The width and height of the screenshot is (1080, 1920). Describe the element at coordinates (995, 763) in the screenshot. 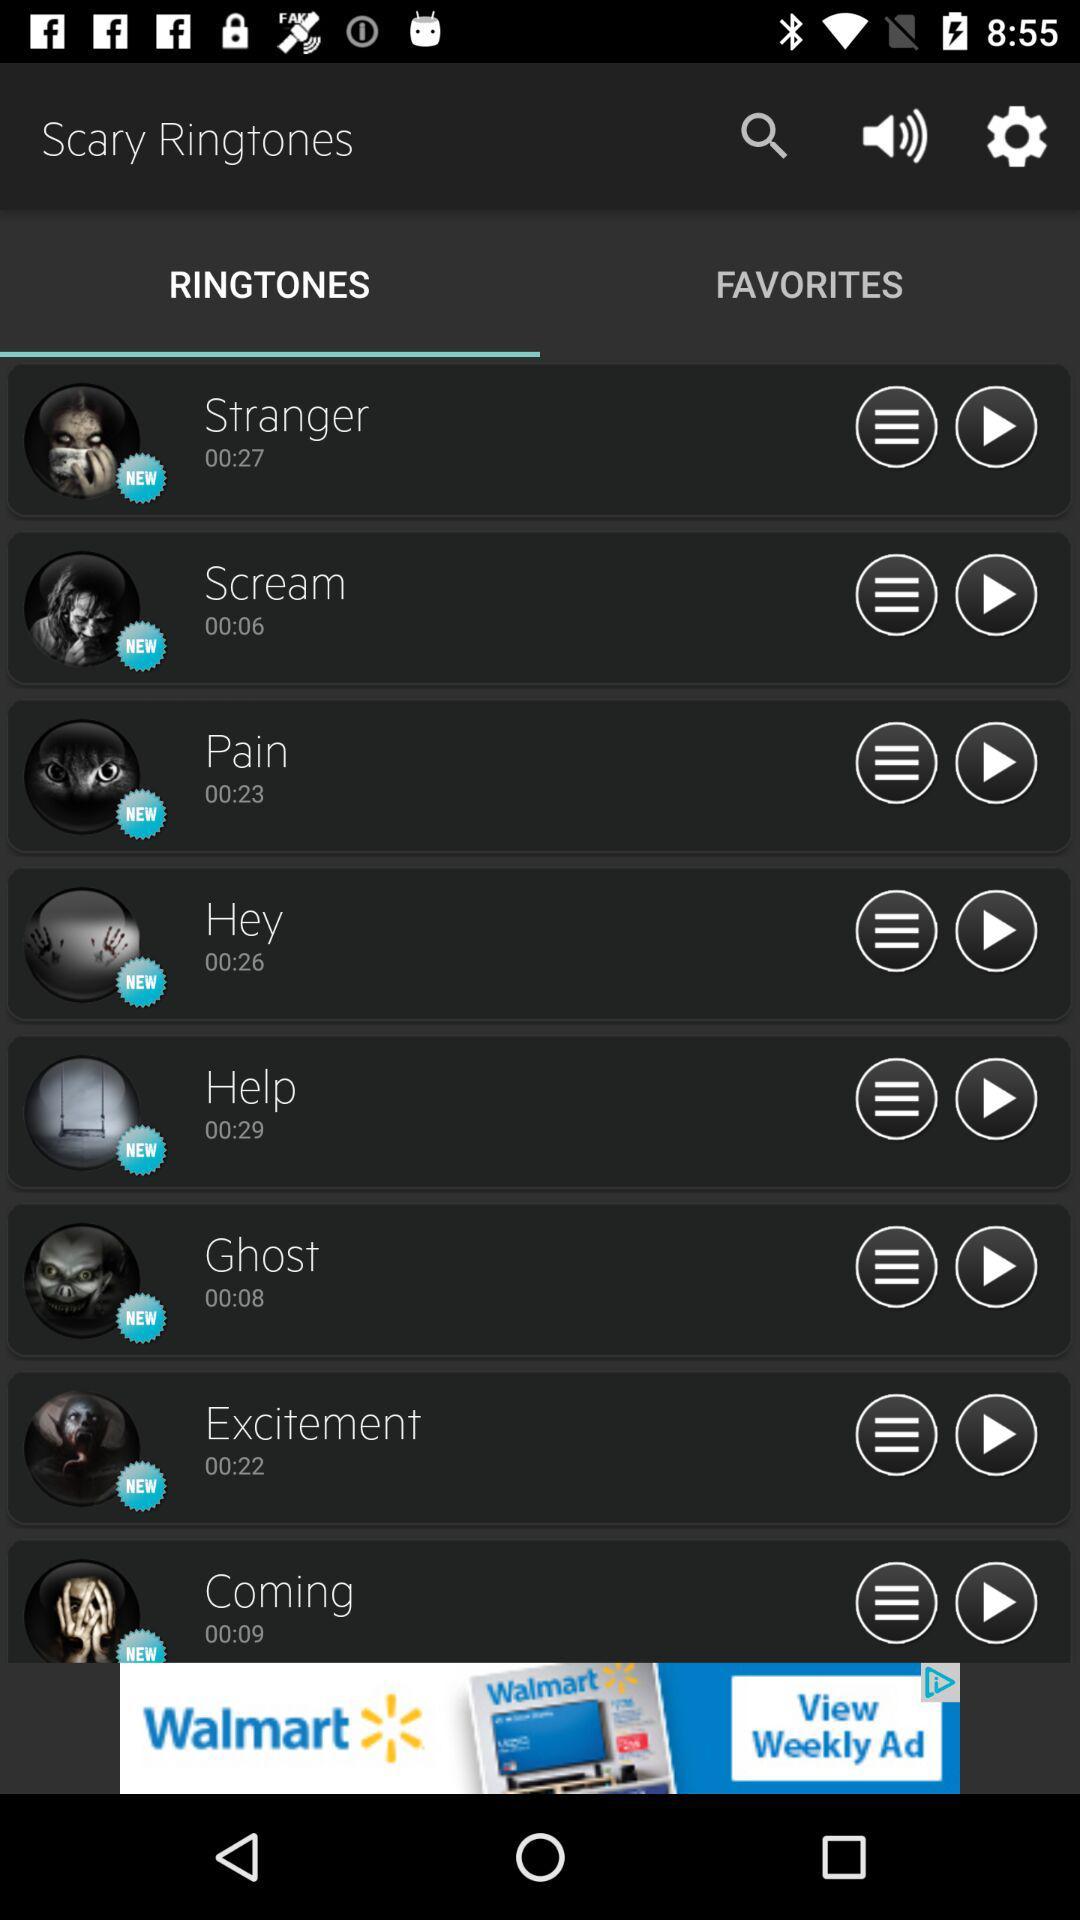

I see `the play` at that location.